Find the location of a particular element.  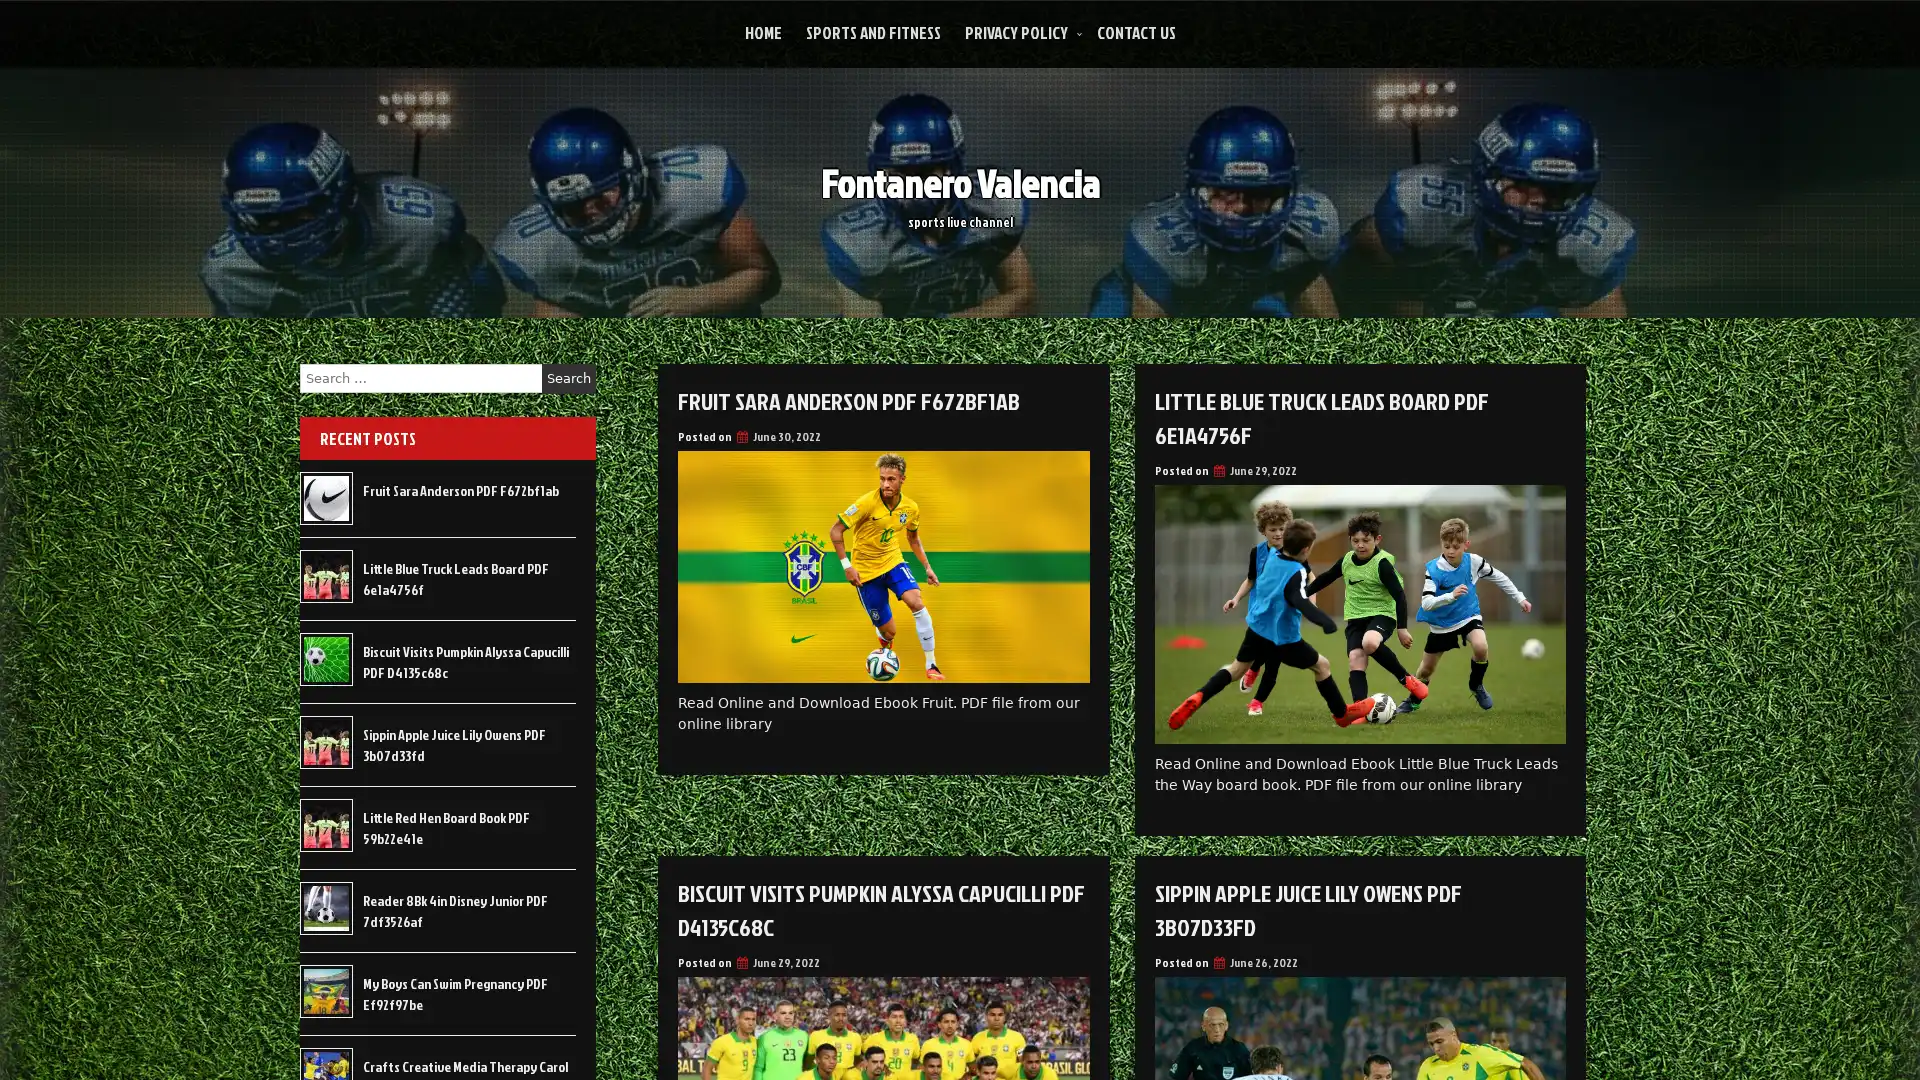

Search is located at coordinates (568, 378).